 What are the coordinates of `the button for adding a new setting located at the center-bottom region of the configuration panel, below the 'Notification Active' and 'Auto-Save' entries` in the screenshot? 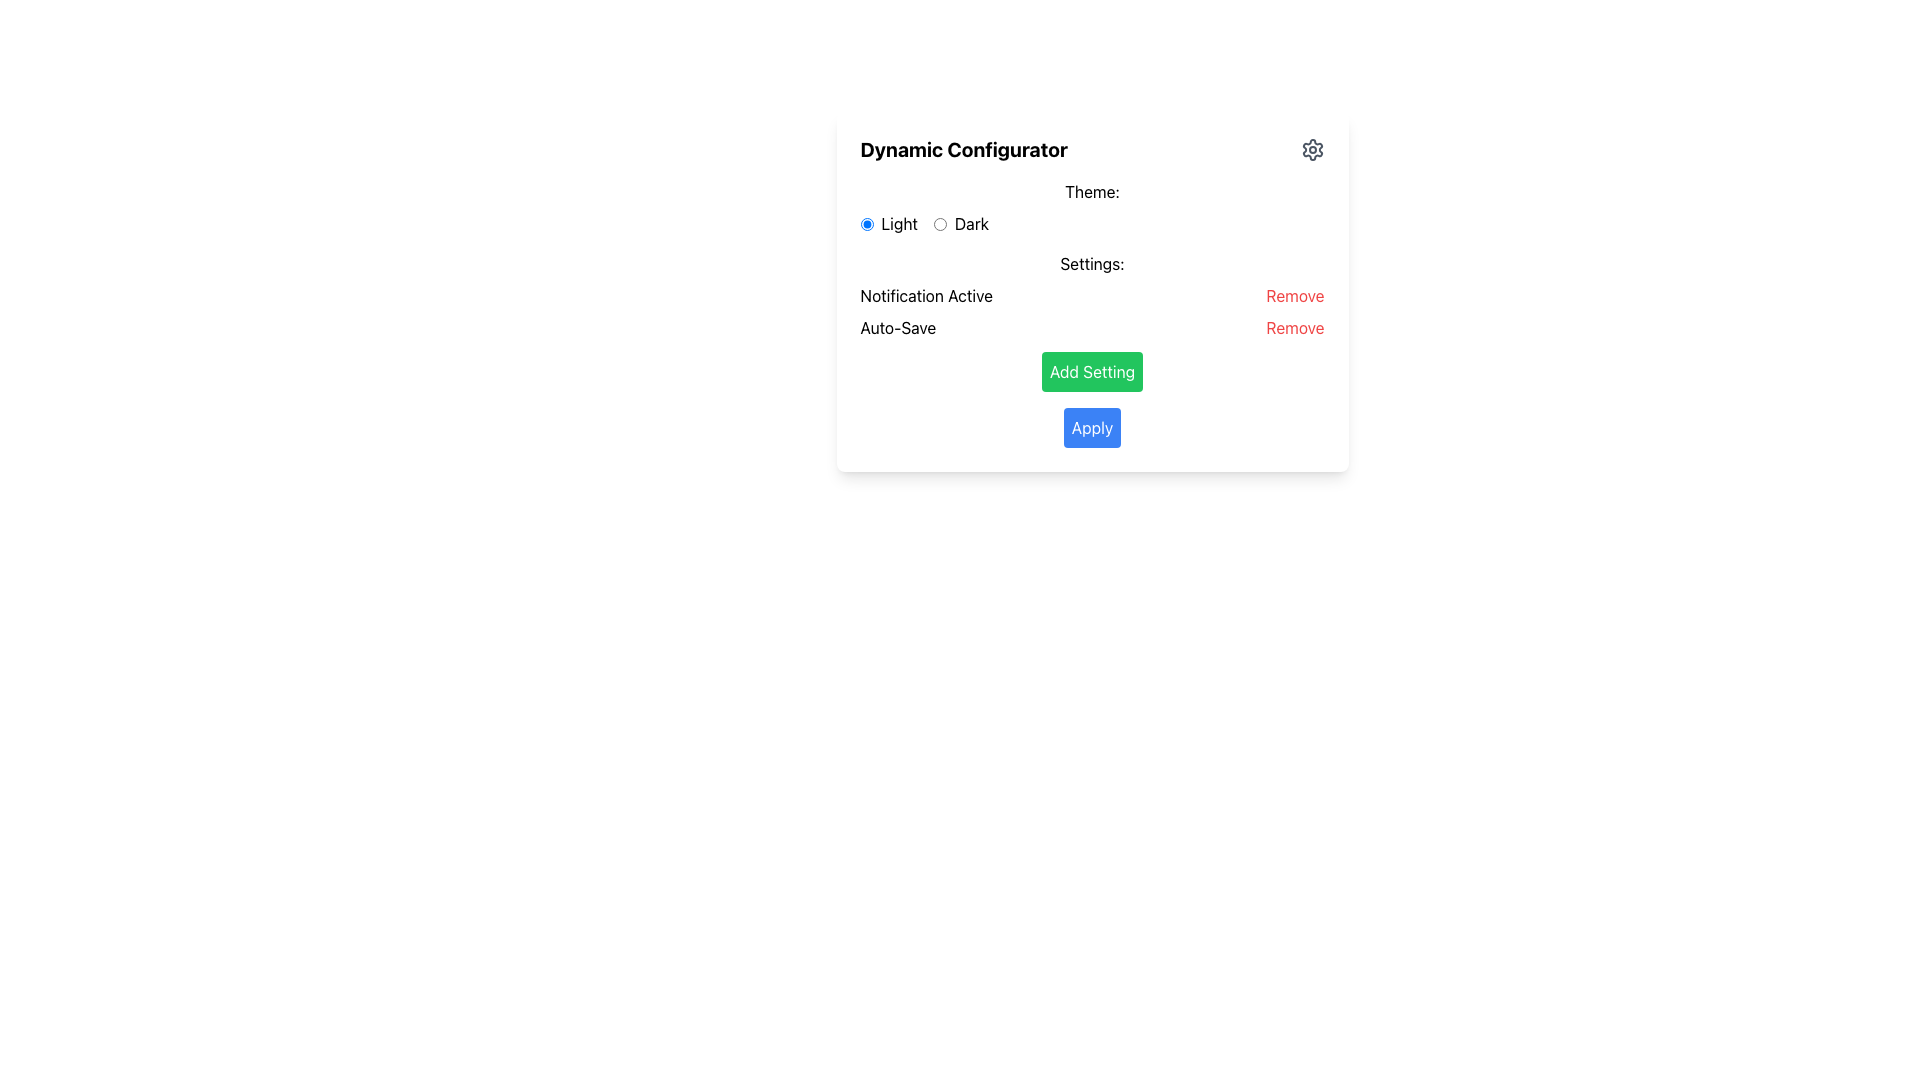 It's located at (1091, 371).